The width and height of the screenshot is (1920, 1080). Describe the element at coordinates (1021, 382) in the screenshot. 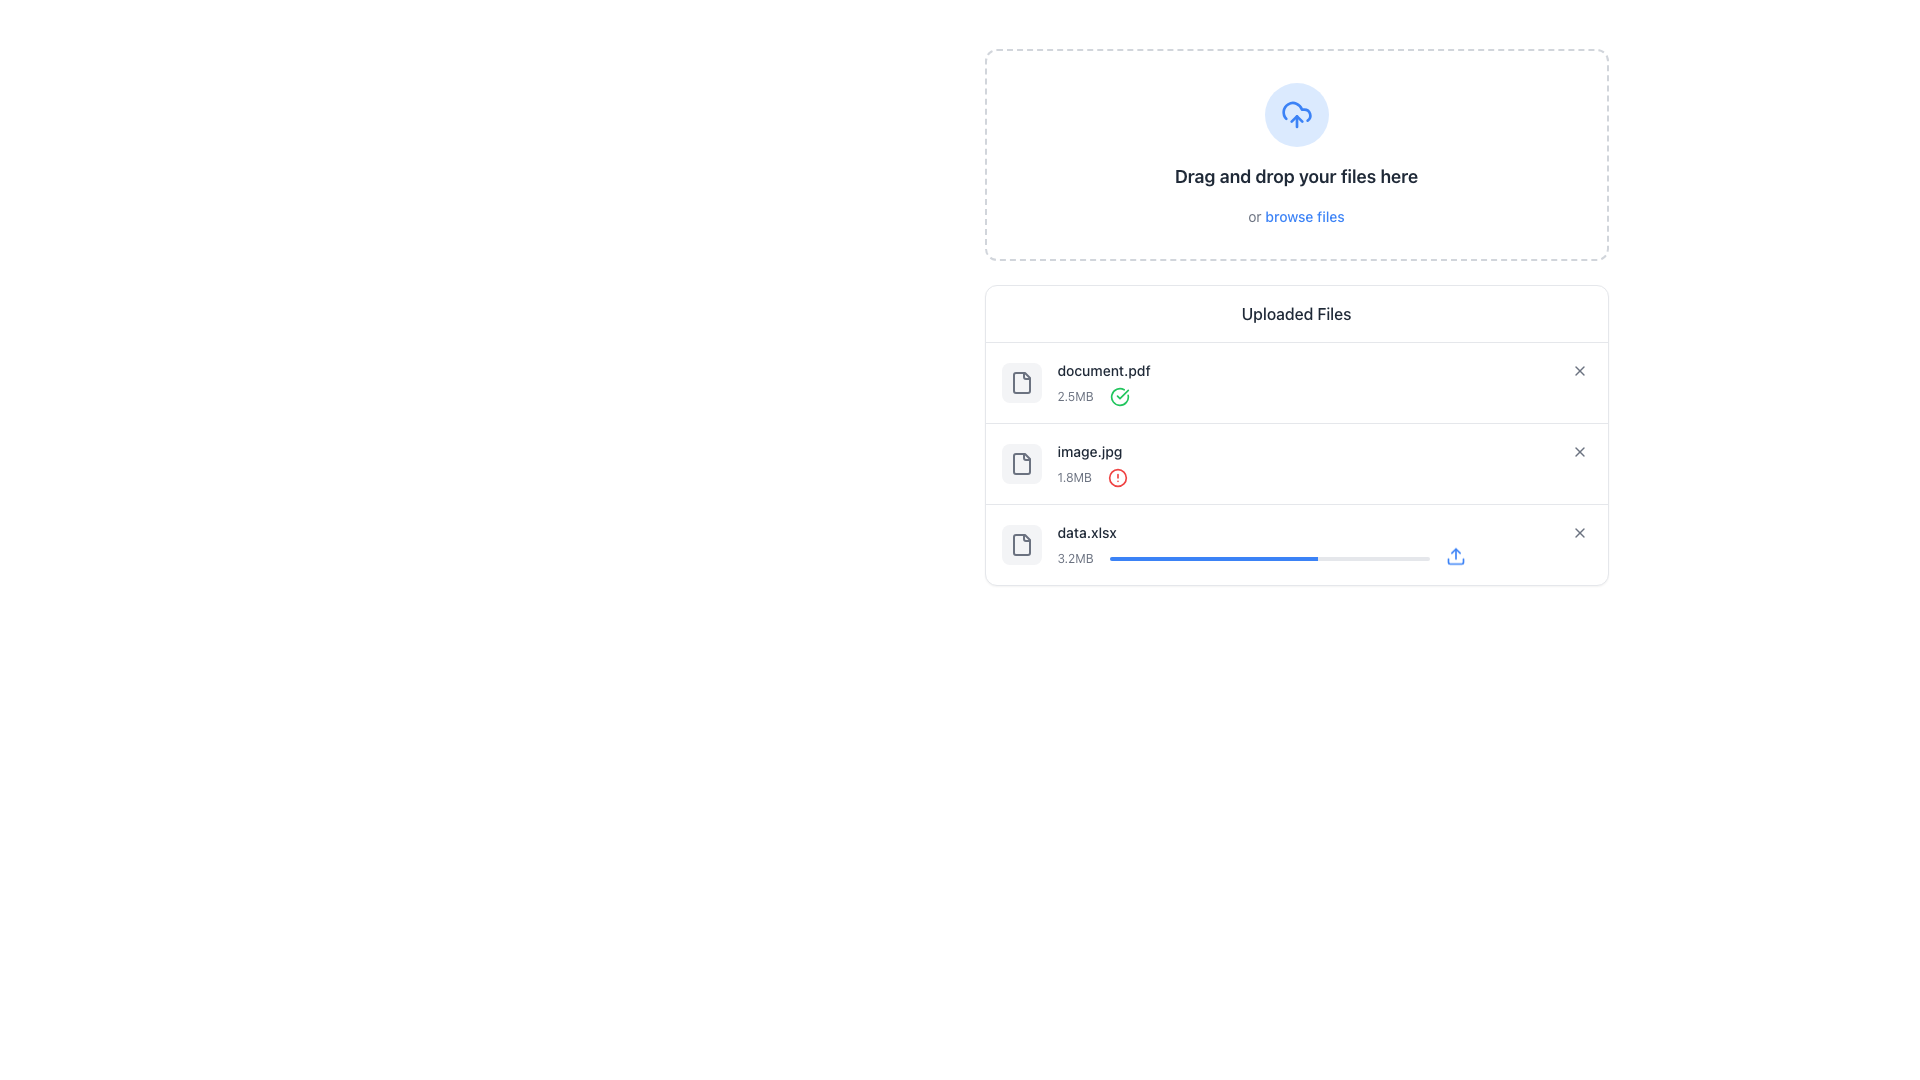

I see `the Icon element representing the file document with a folded corner, located in the uploaded files interface for 'document.pdf'` at that location.